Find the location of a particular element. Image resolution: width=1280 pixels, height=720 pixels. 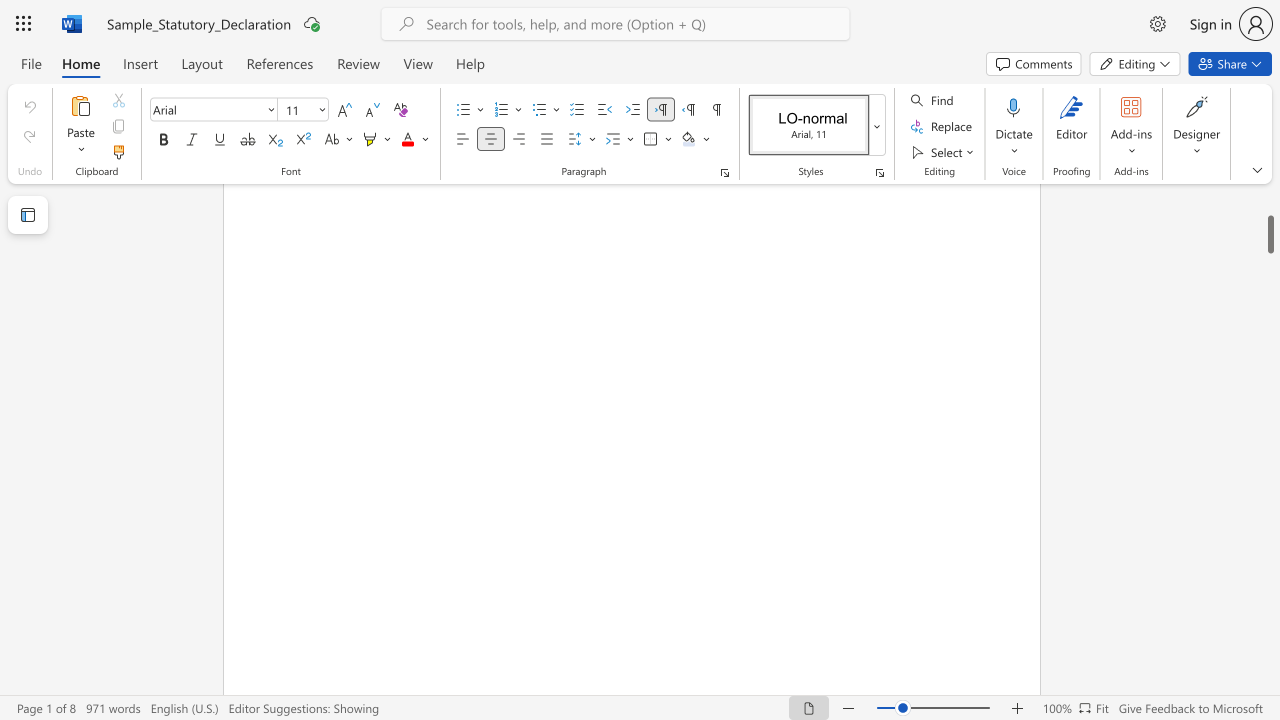

the scrollbar and move down 410 pixels is located at coordinates (1269, 225).